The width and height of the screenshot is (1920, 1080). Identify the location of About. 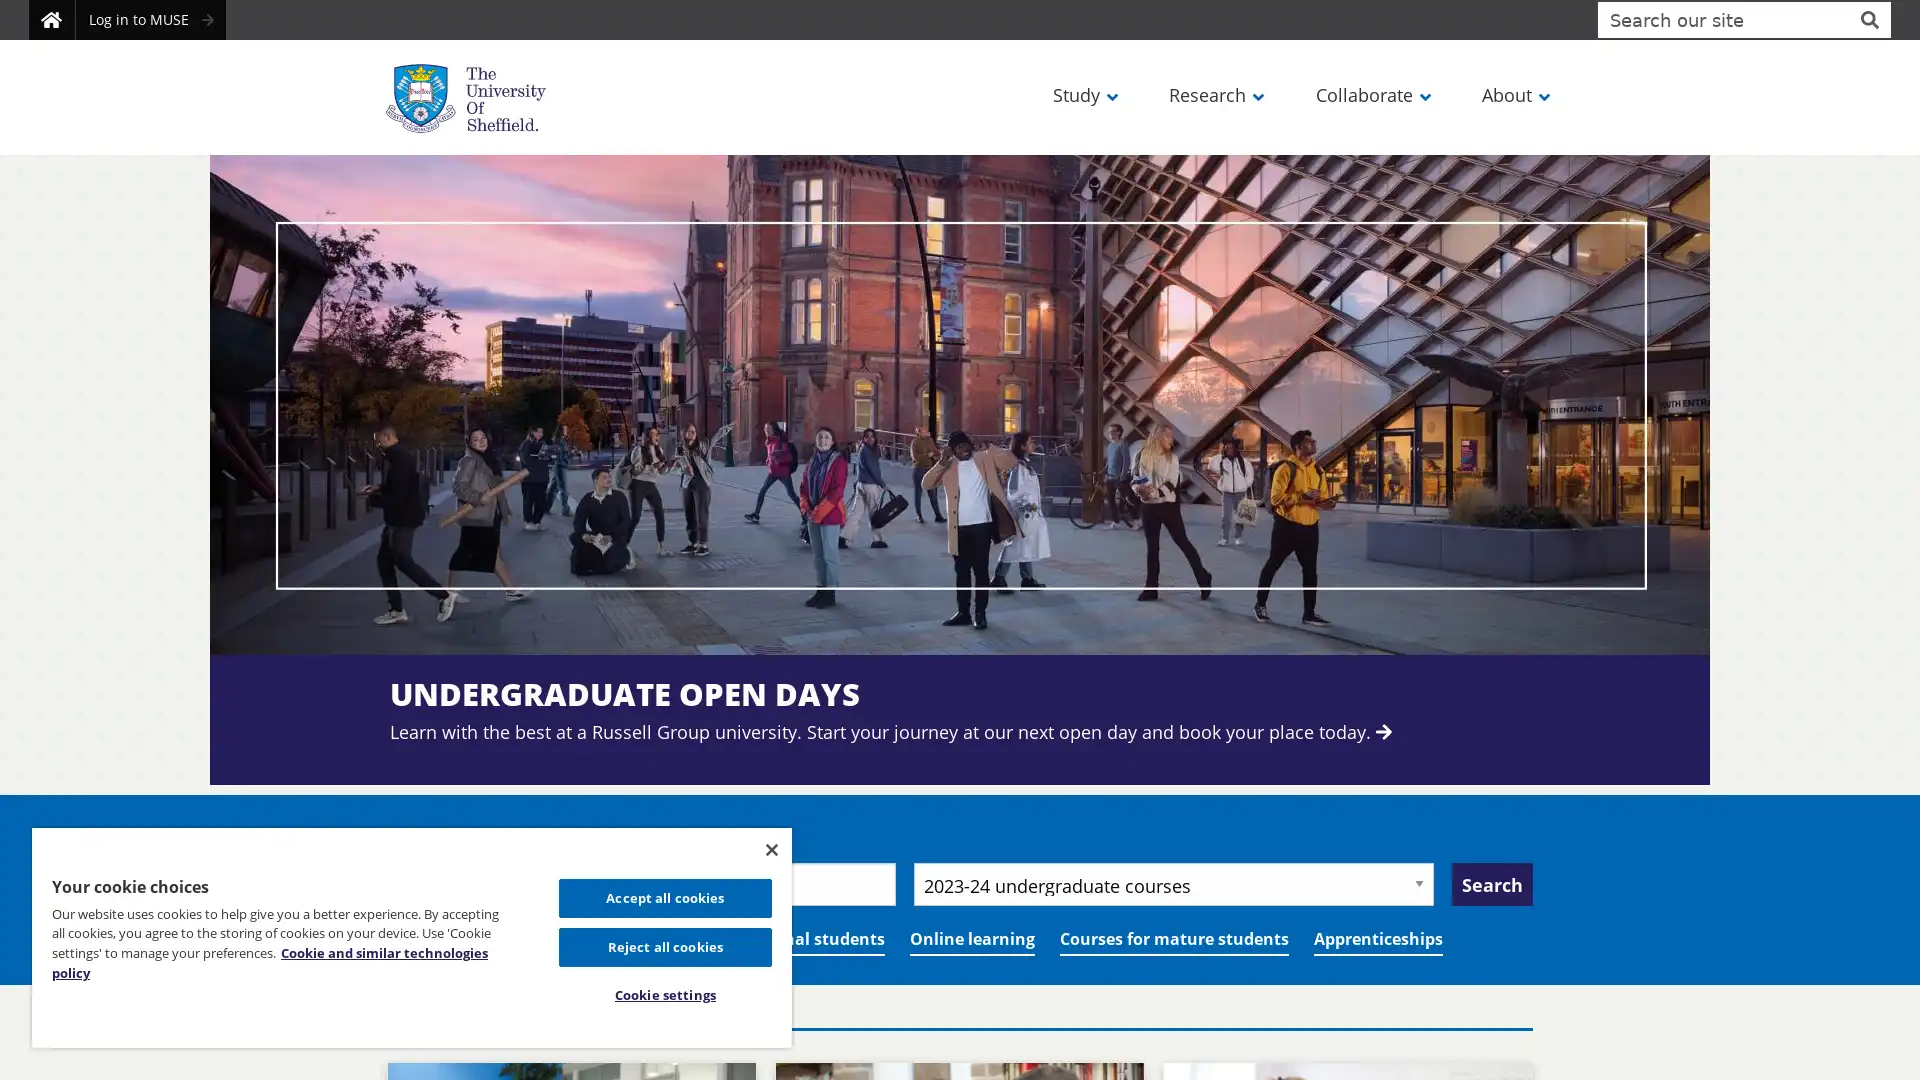
(1513, 94).